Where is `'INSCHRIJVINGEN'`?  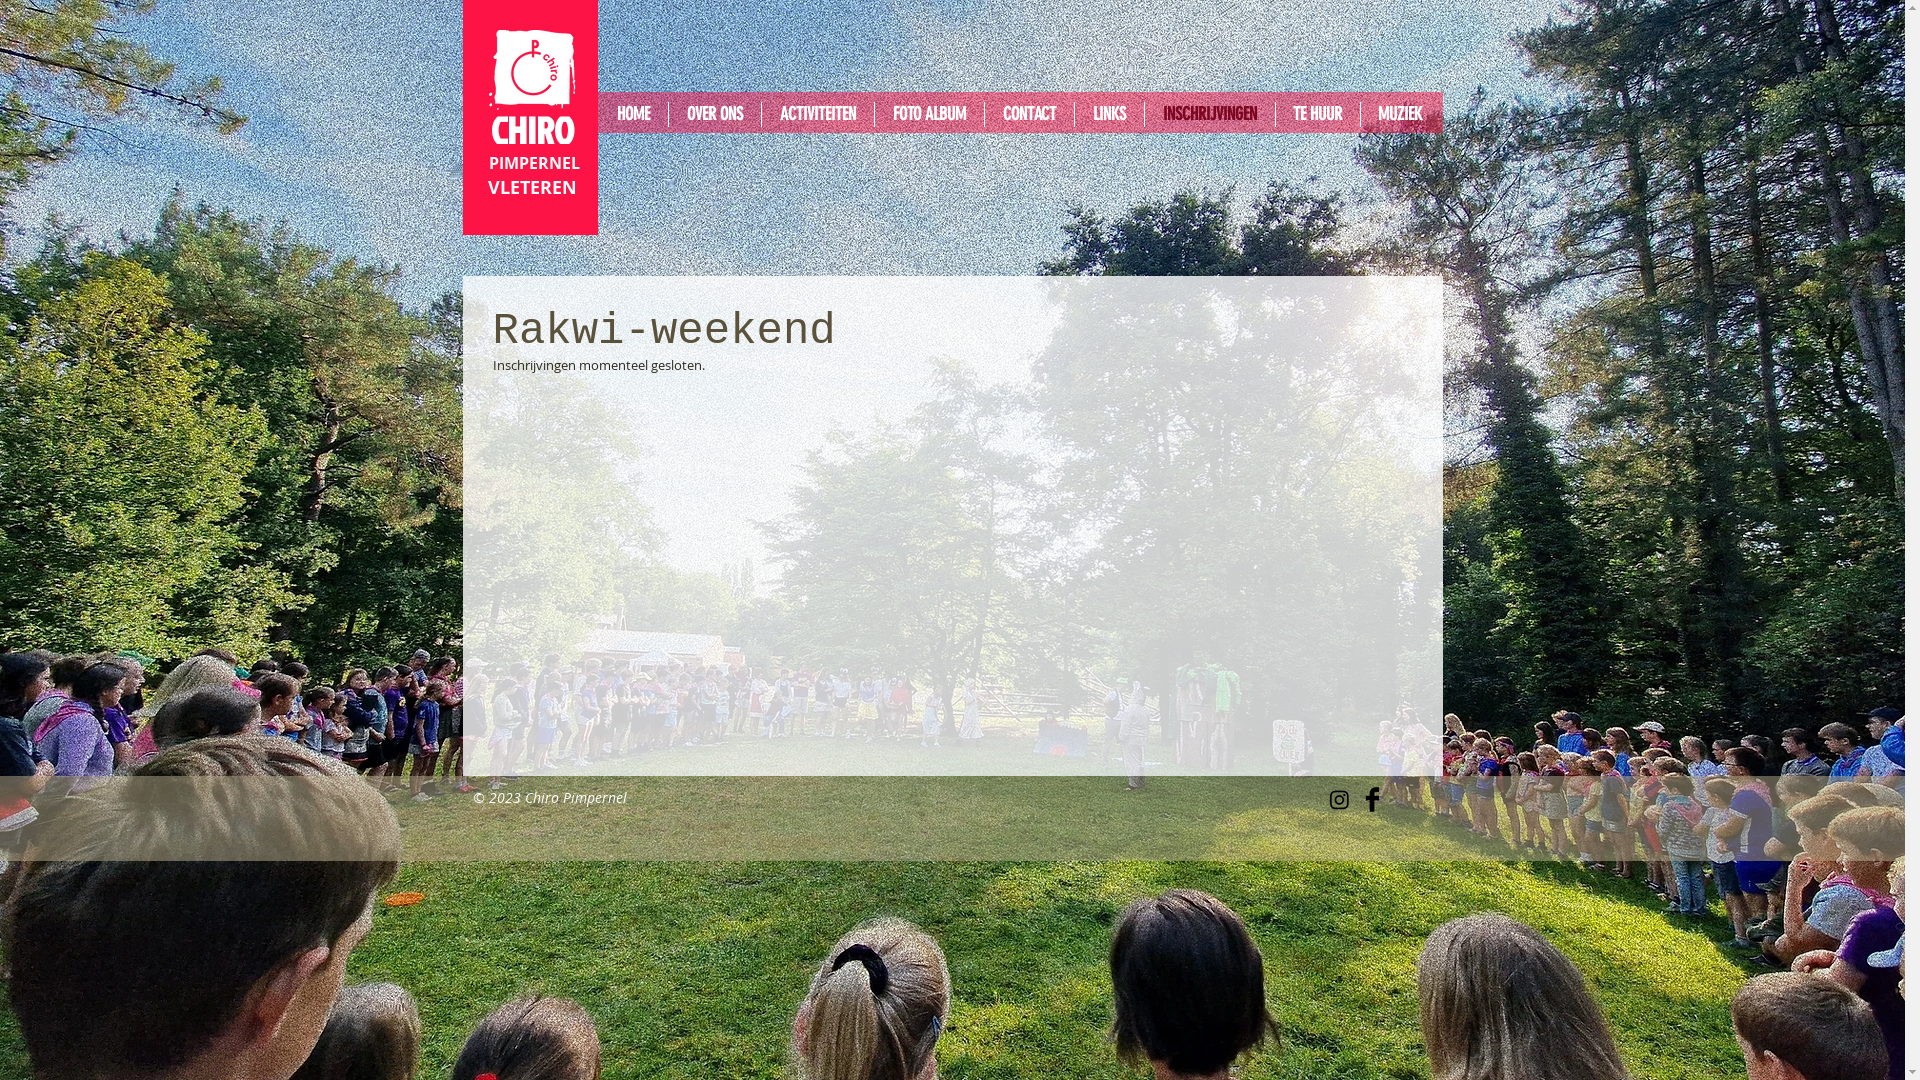
'INSCHRIJVINGEN' is located at coordinates (1208, 114).